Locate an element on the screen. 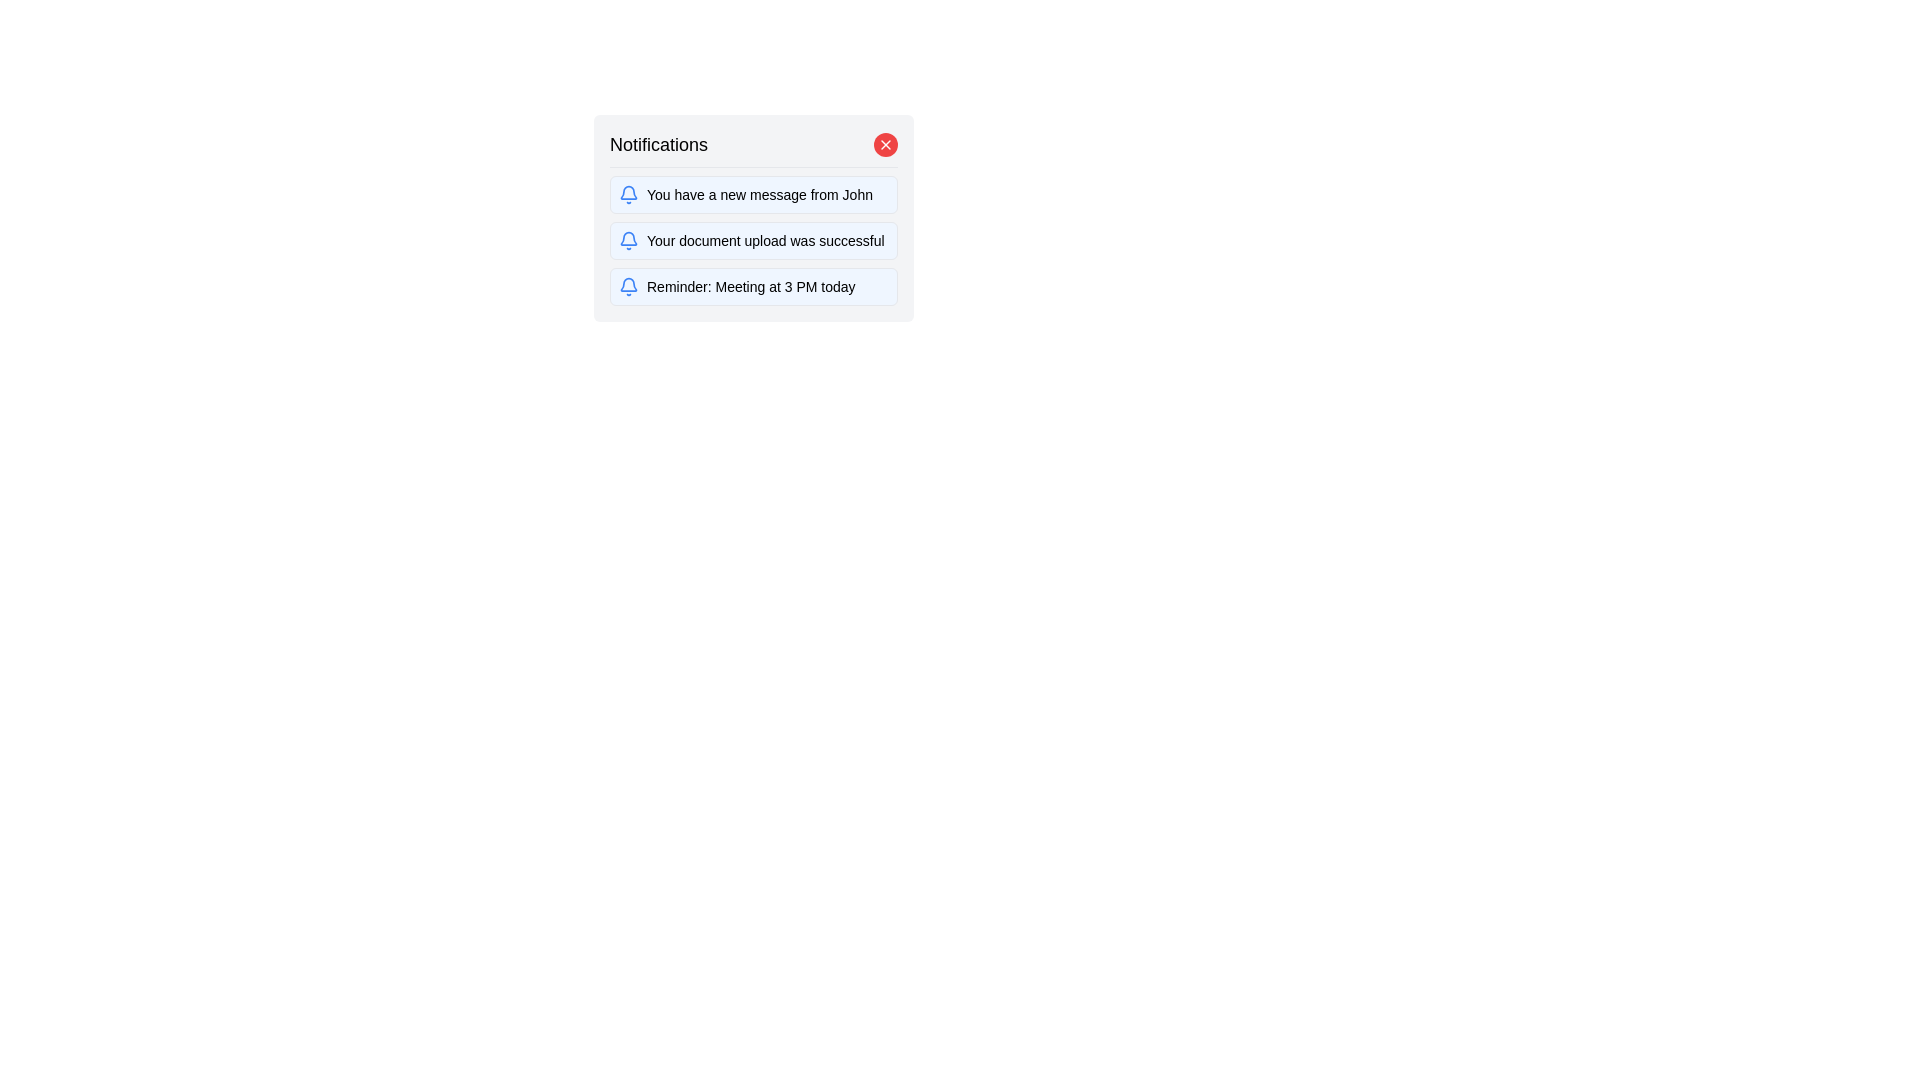 The width and height of the screenshot is (1920, 1080). the close icon located at the top-right corner of the notification card is located at coordinates (885, 144).